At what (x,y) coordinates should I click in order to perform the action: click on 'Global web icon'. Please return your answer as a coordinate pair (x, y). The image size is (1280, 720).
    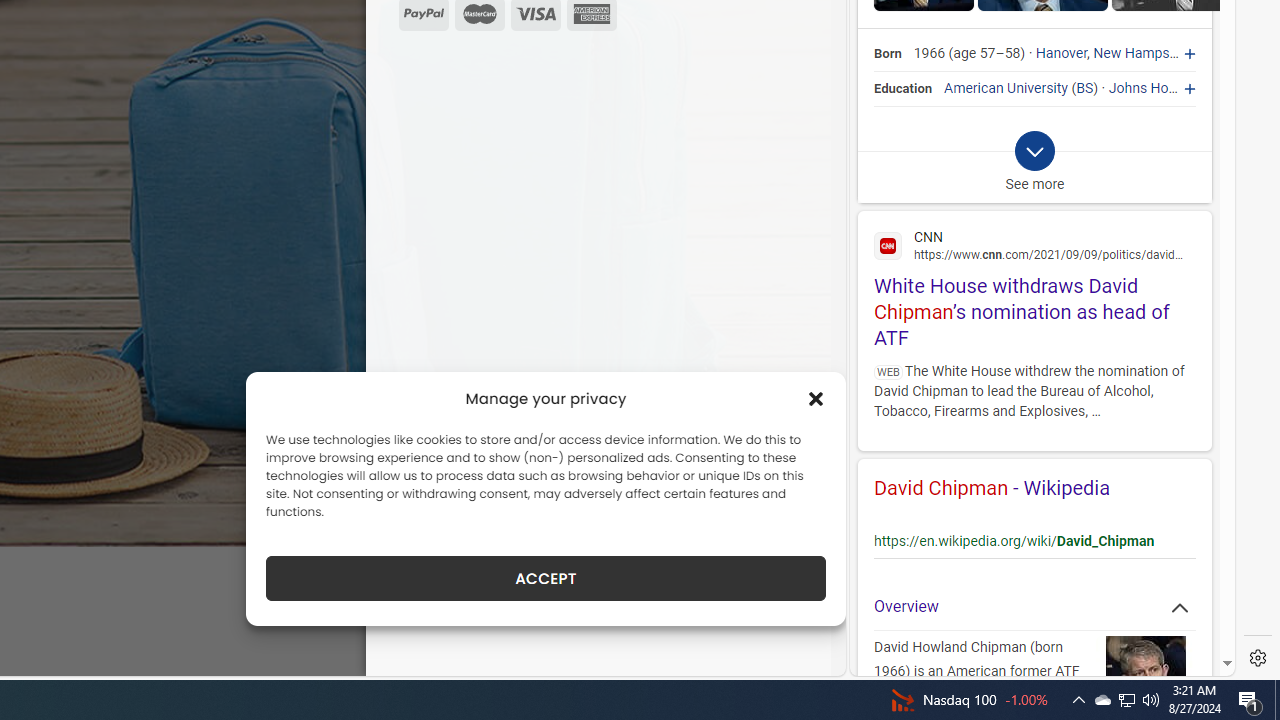
    Looking at the image, I should click on (887, 245).